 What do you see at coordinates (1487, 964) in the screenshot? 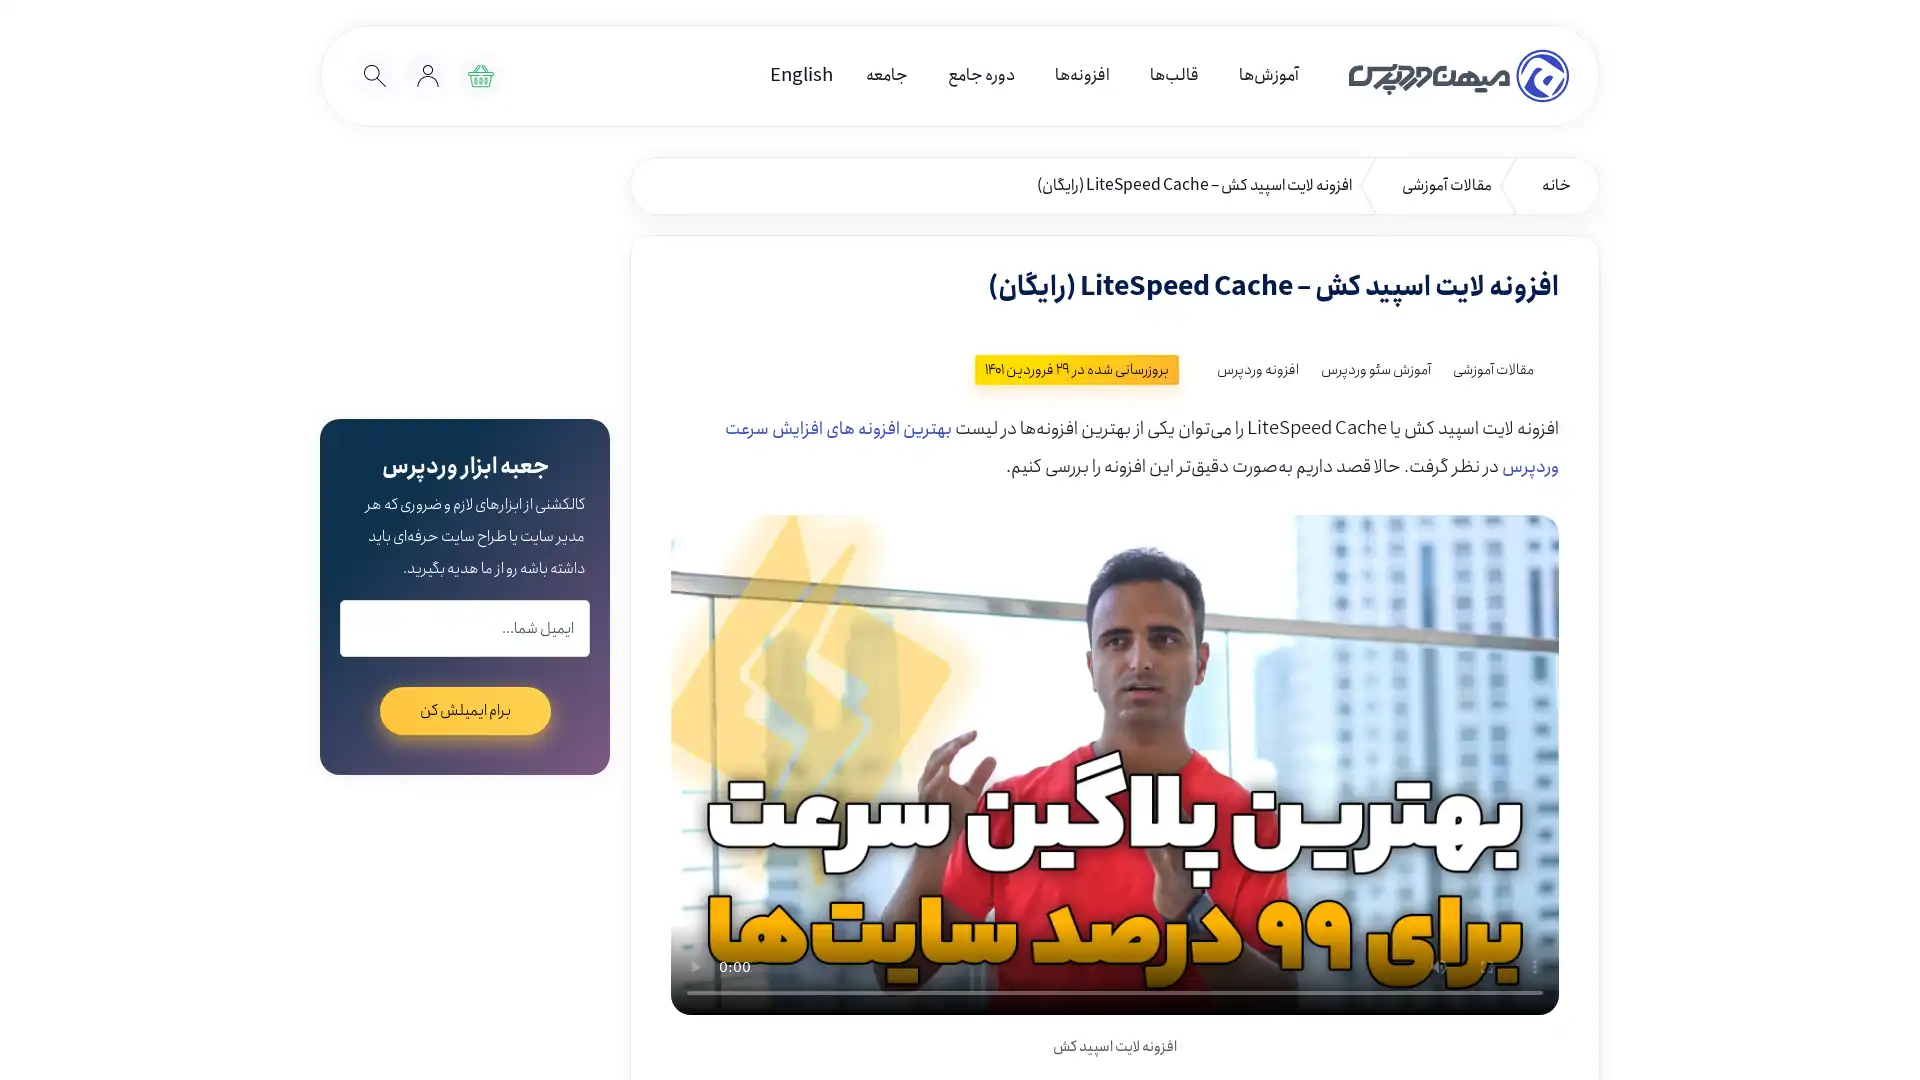
I see `enter full screen` at bounding box center [1487, 964].